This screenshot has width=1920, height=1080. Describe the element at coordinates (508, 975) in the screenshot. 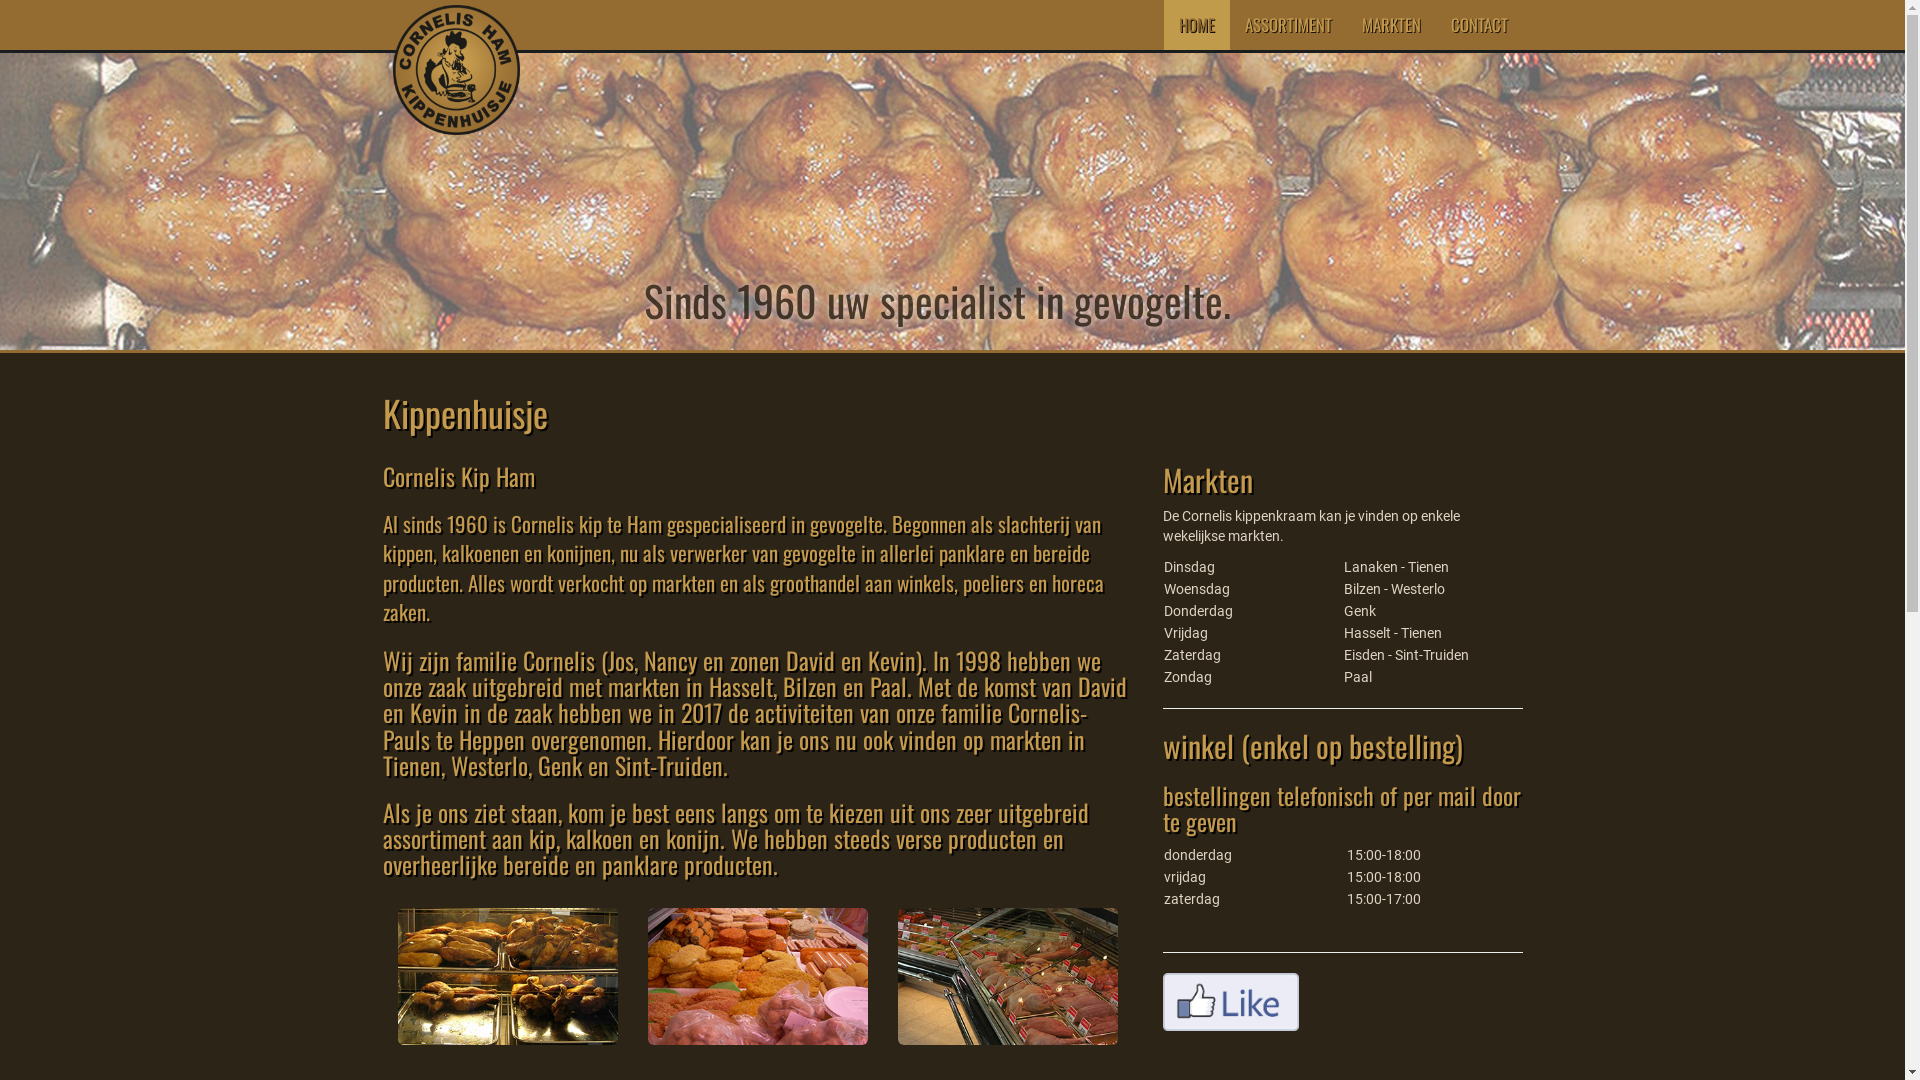

I see `'Cornelis Kip - Kip oven'` at that location.